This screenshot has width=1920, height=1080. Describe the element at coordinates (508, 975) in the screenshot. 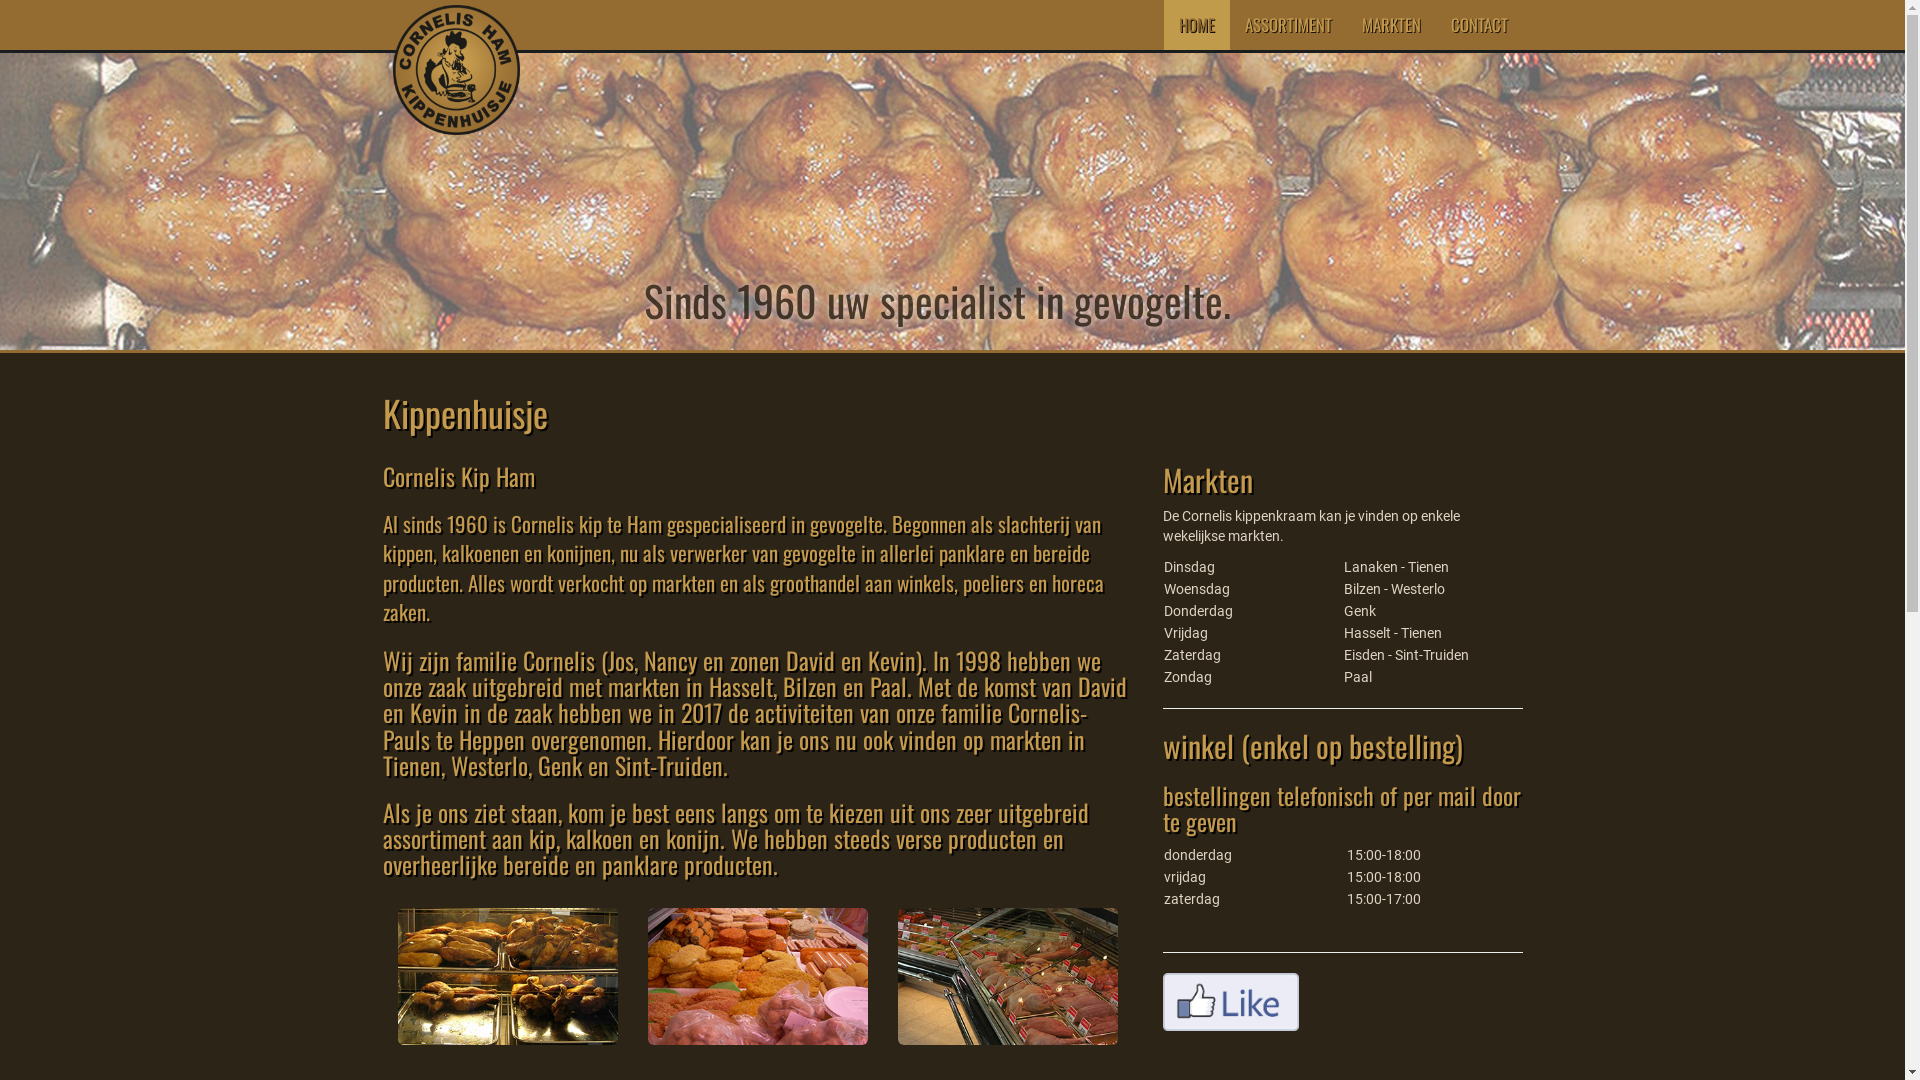

I see `'Cornelis Kip - Kip oven'` at that location.